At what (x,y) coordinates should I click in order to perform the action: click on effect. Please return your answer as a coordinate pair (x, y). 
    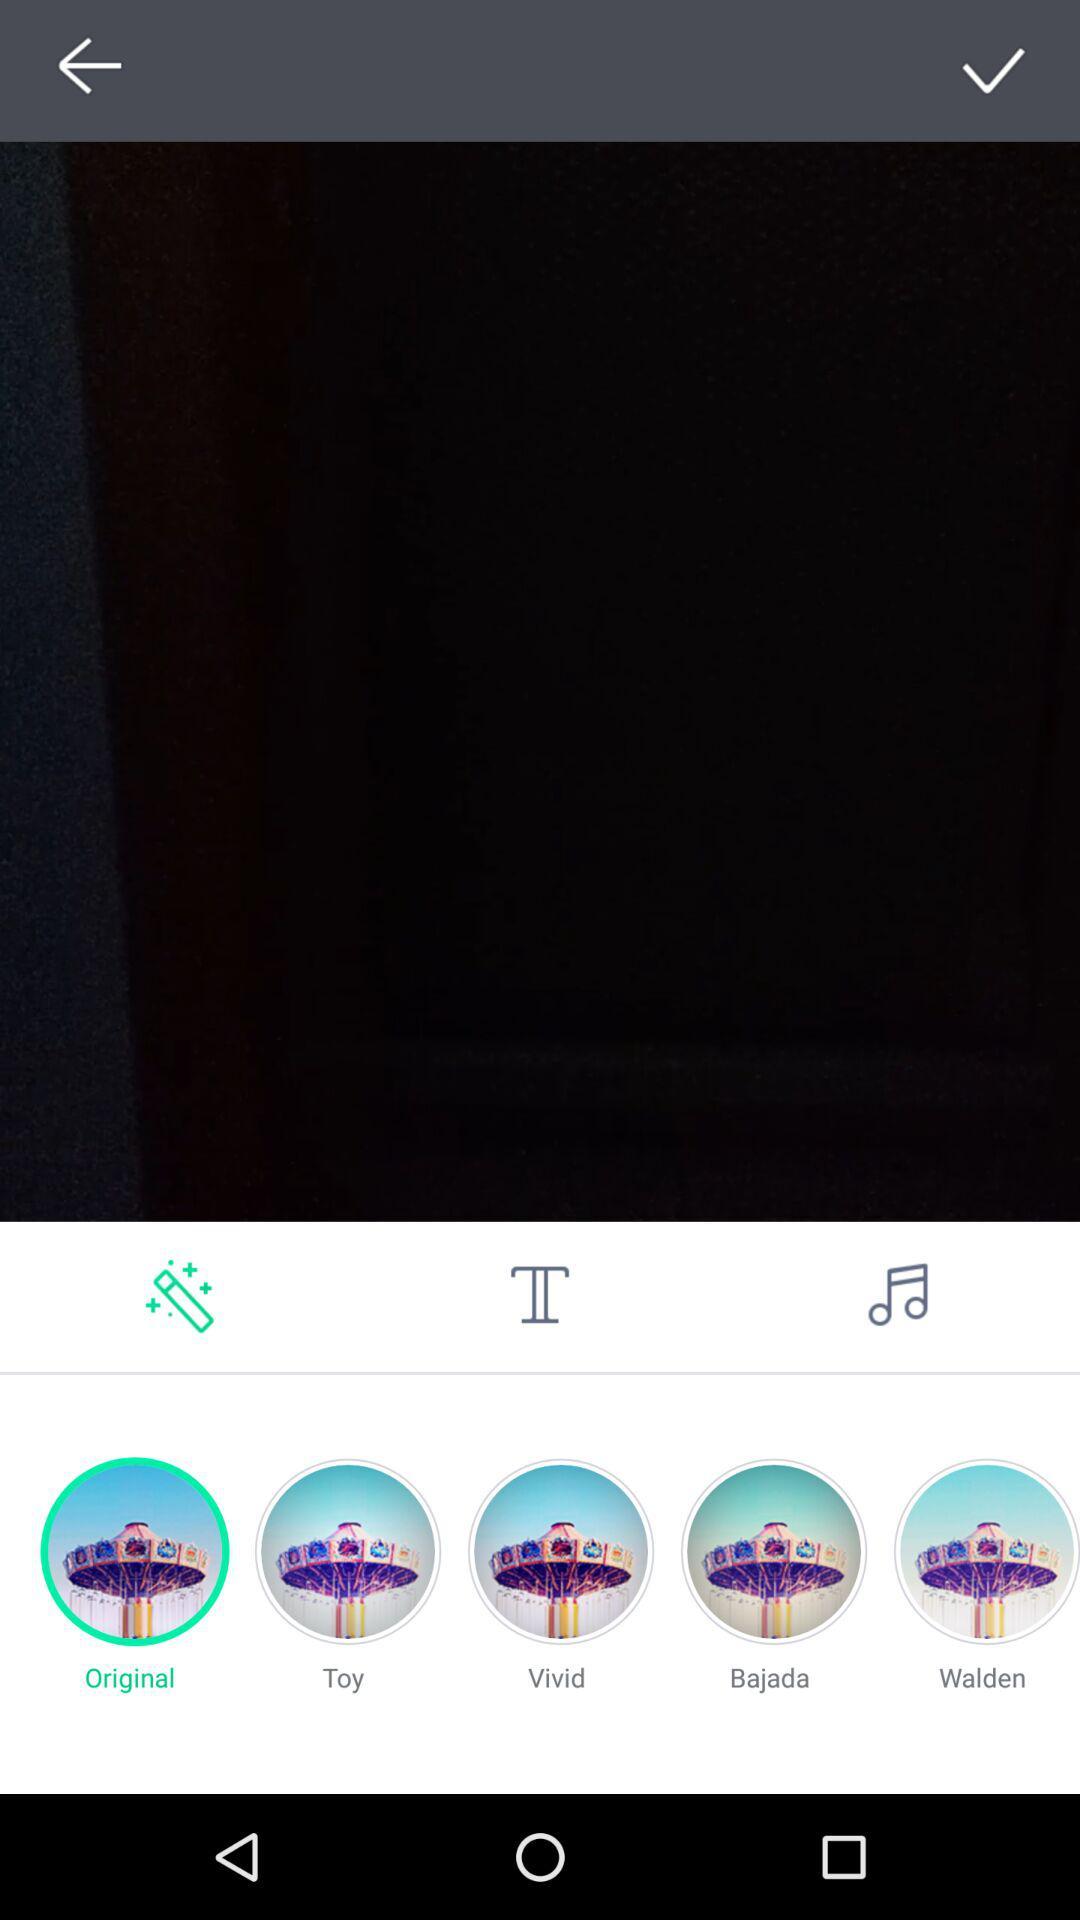
    Looking at the image, I should click on (180, 1296).